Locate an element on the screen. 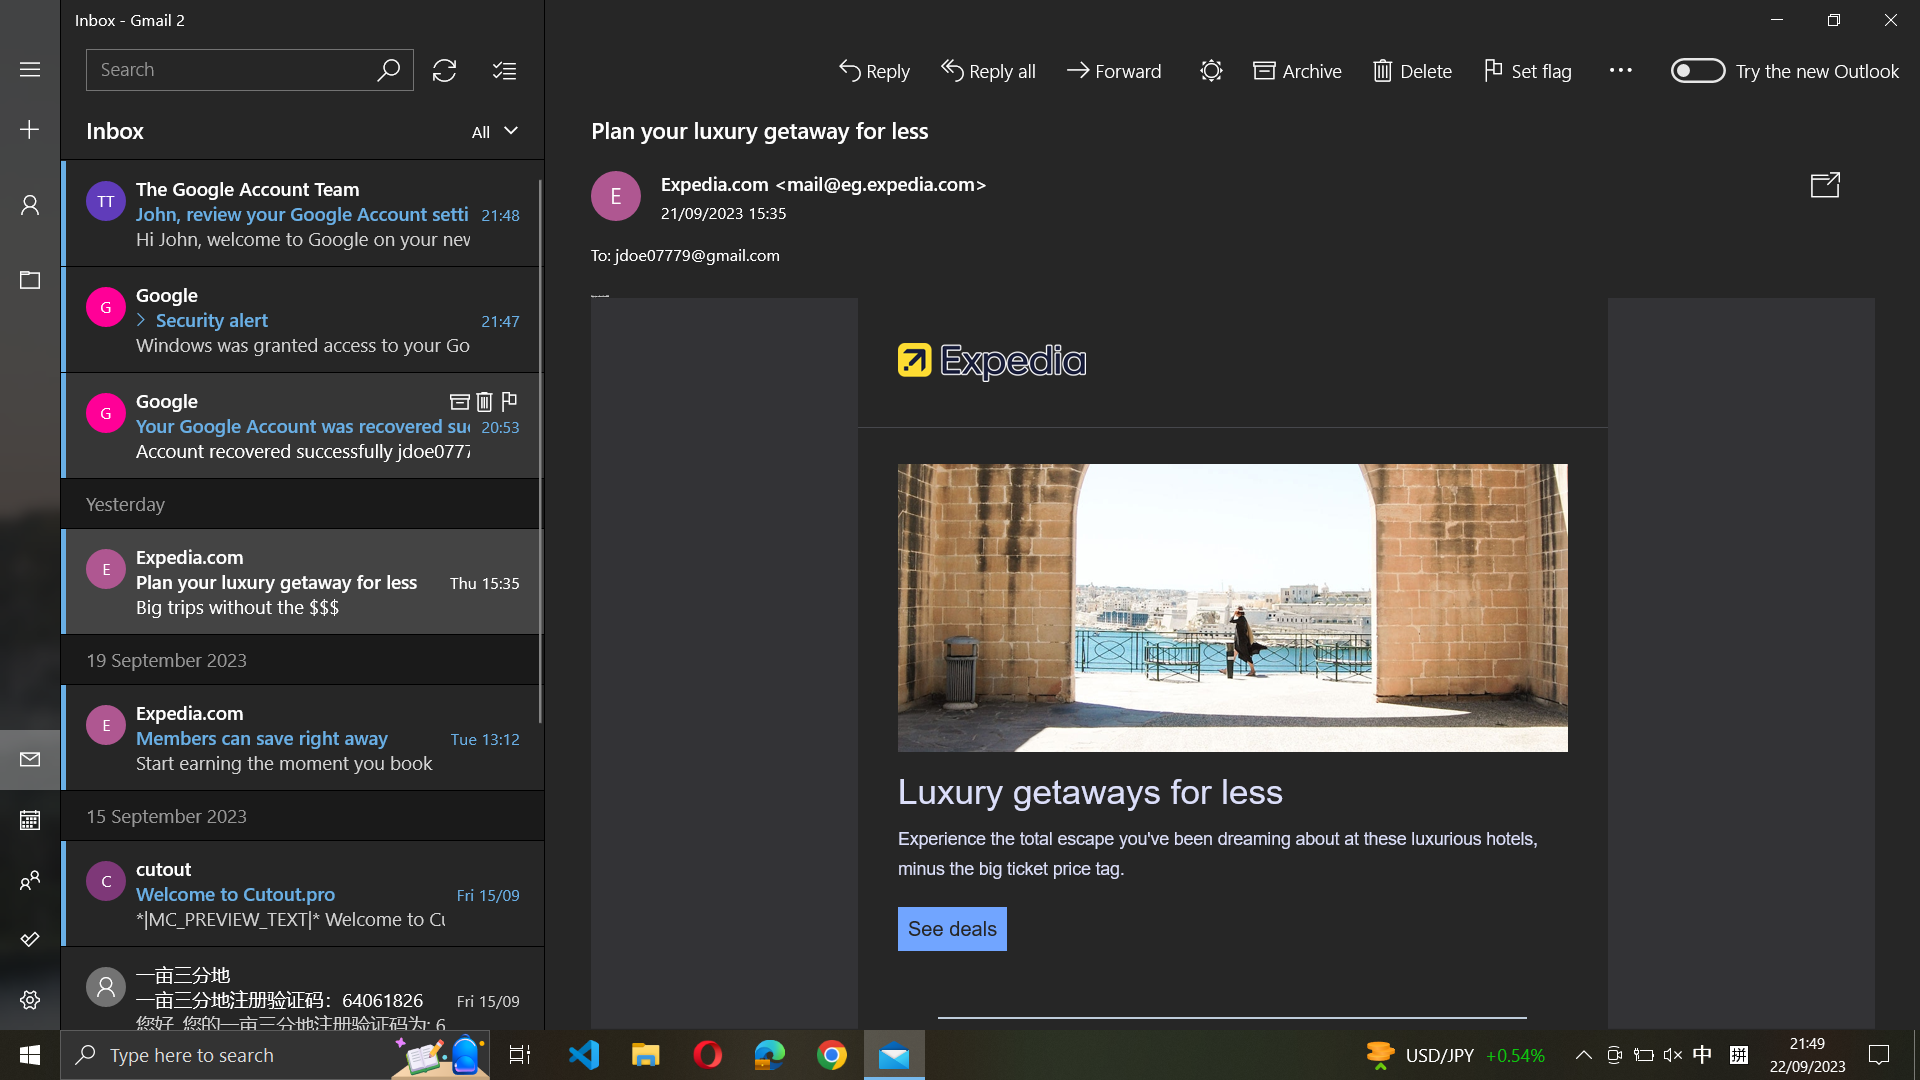 The image size is (1920, 1080). Archive the current email is located at coordinates (1295, 67).